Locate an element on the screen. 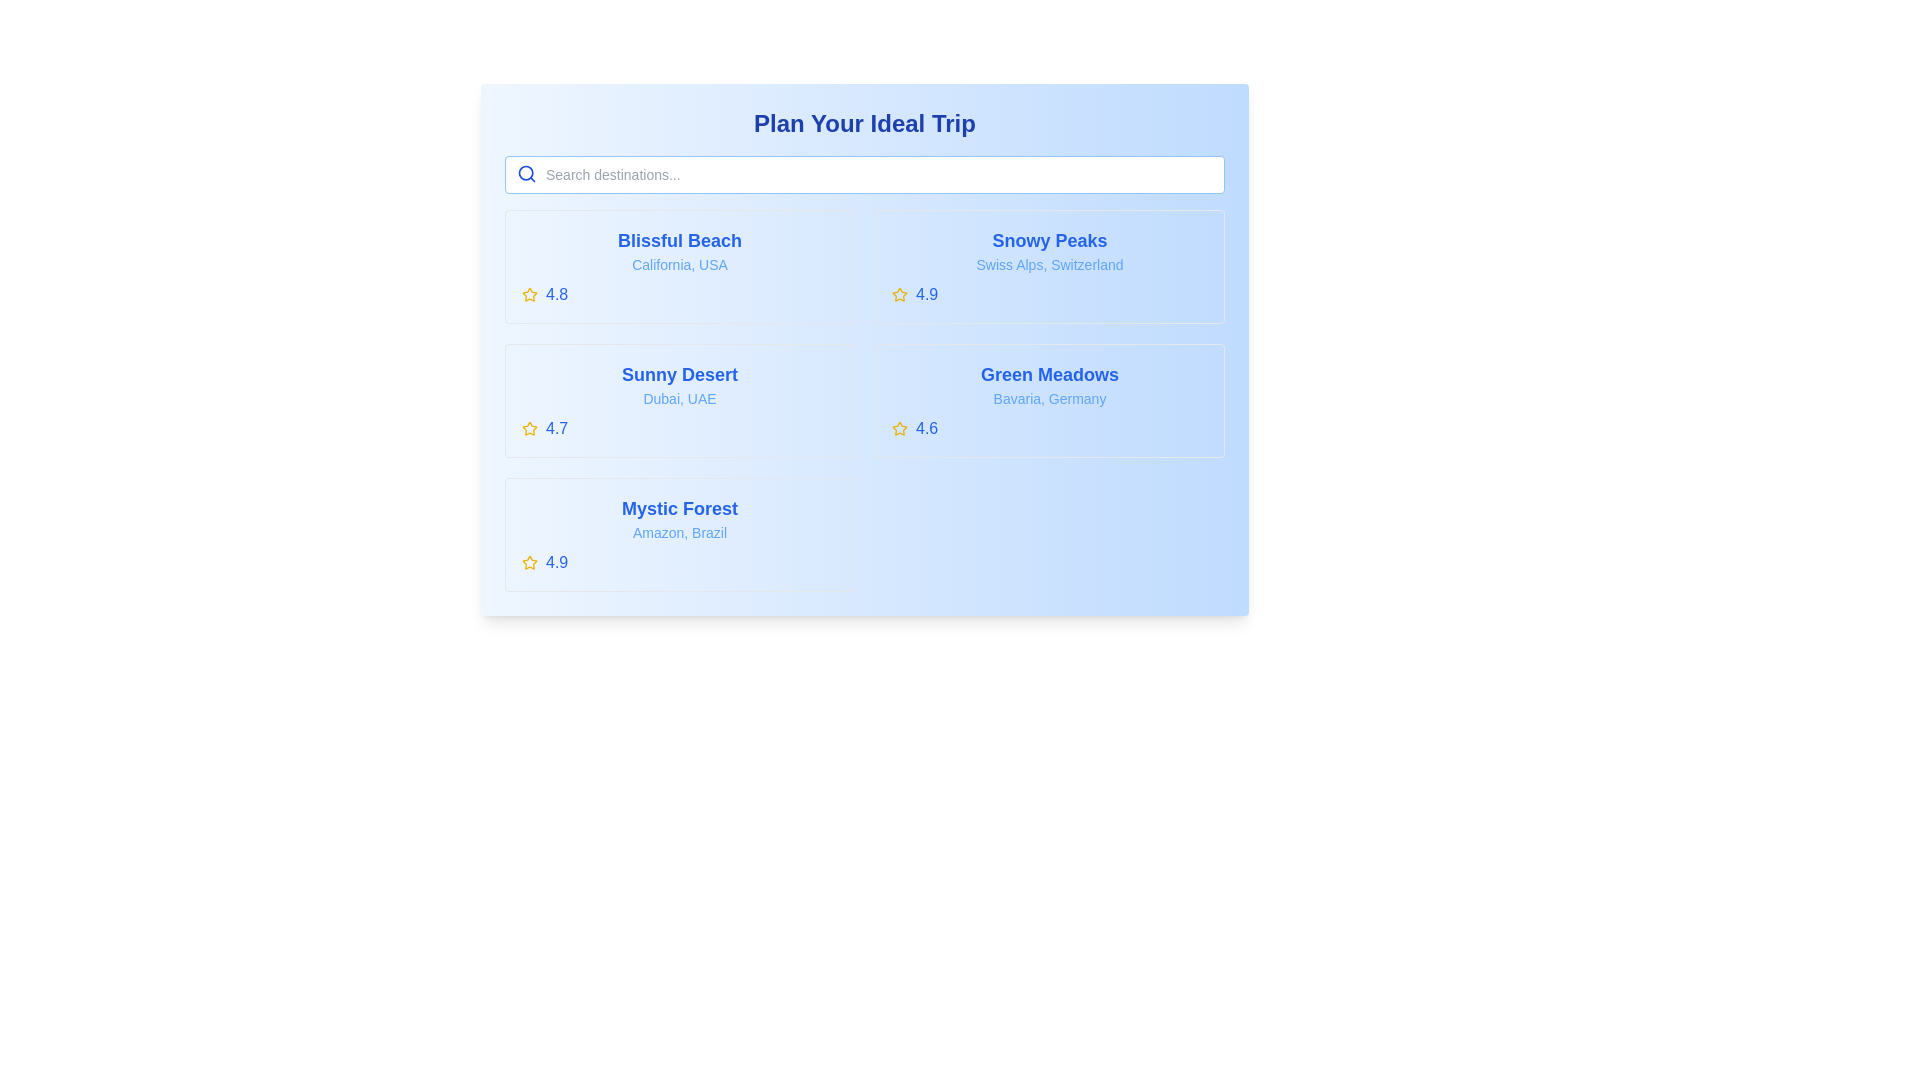  the star icon located to the left of the numerical rating '4.8' in the 'Blissful Beach' section to interact with it is located at coordinates (529, 294).